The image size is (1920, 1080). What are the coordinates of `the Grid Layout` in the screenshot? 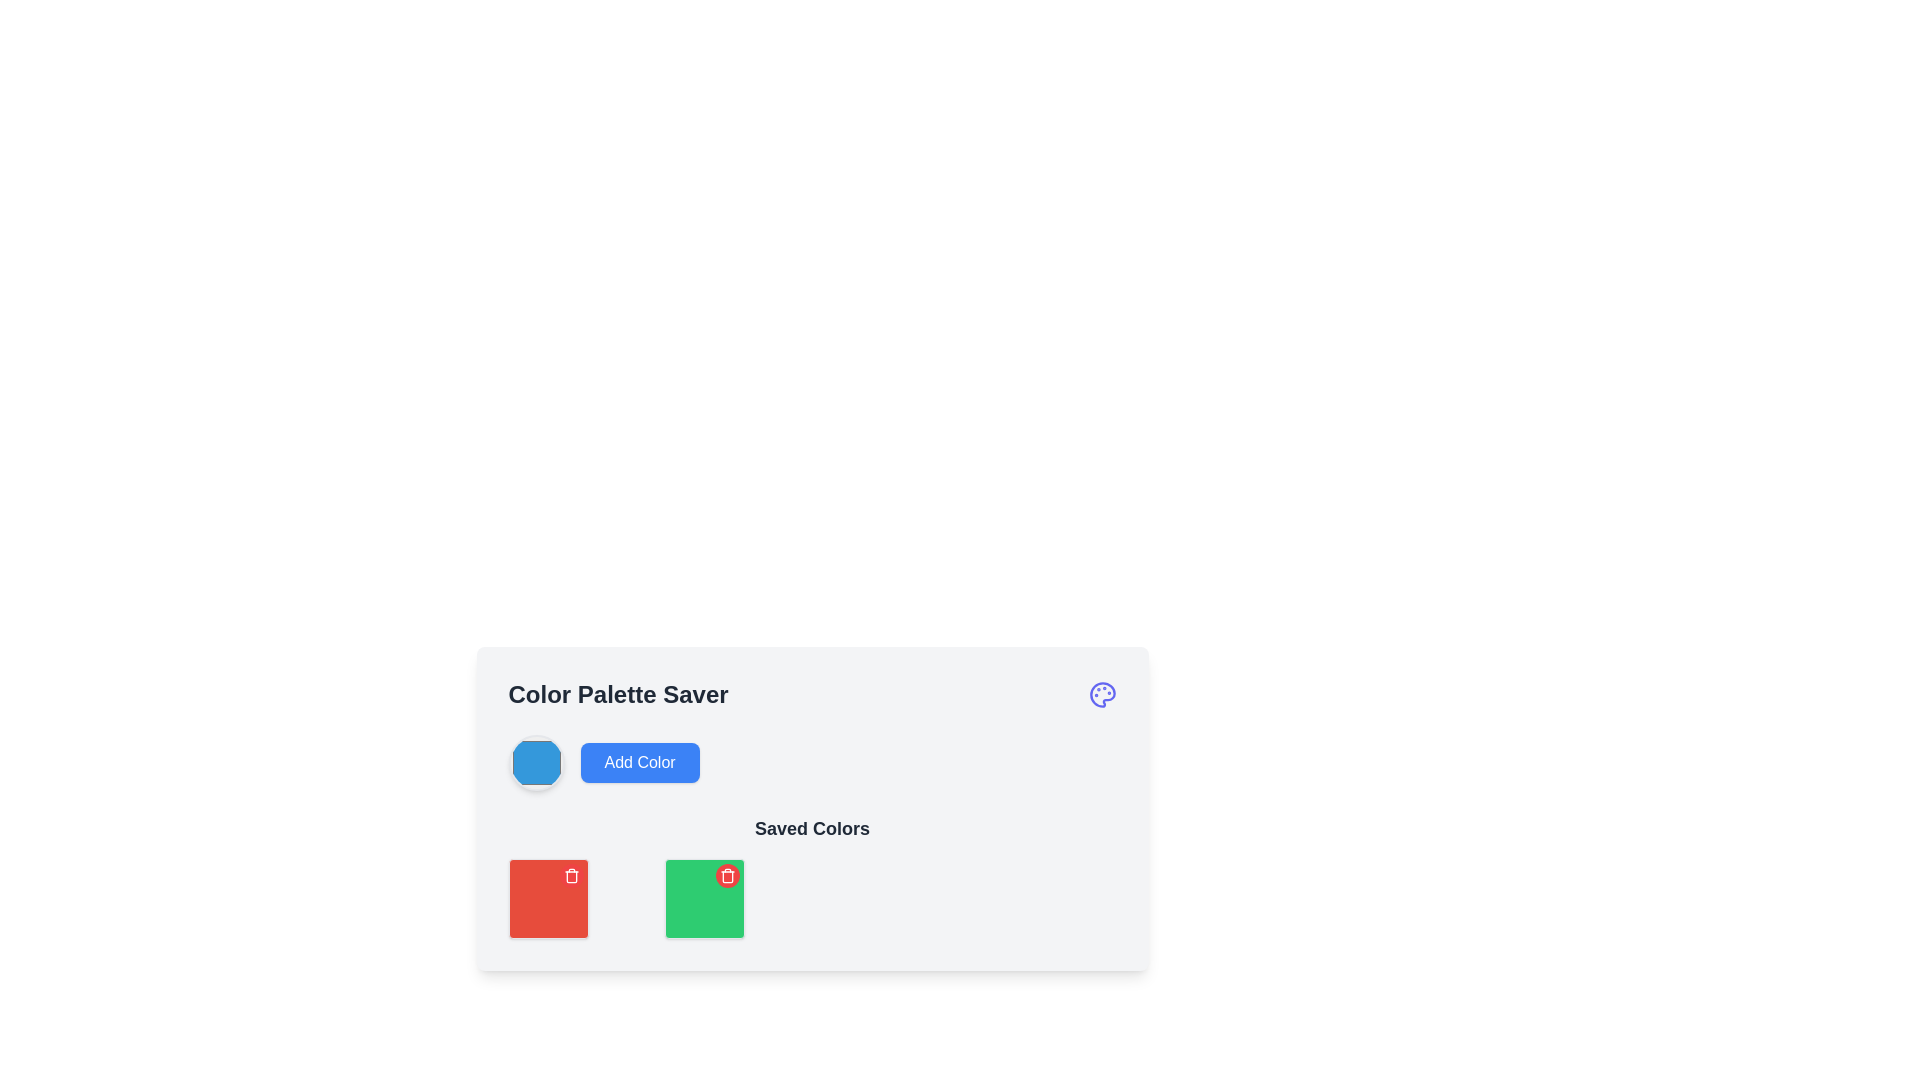 It's located at (812, 897).